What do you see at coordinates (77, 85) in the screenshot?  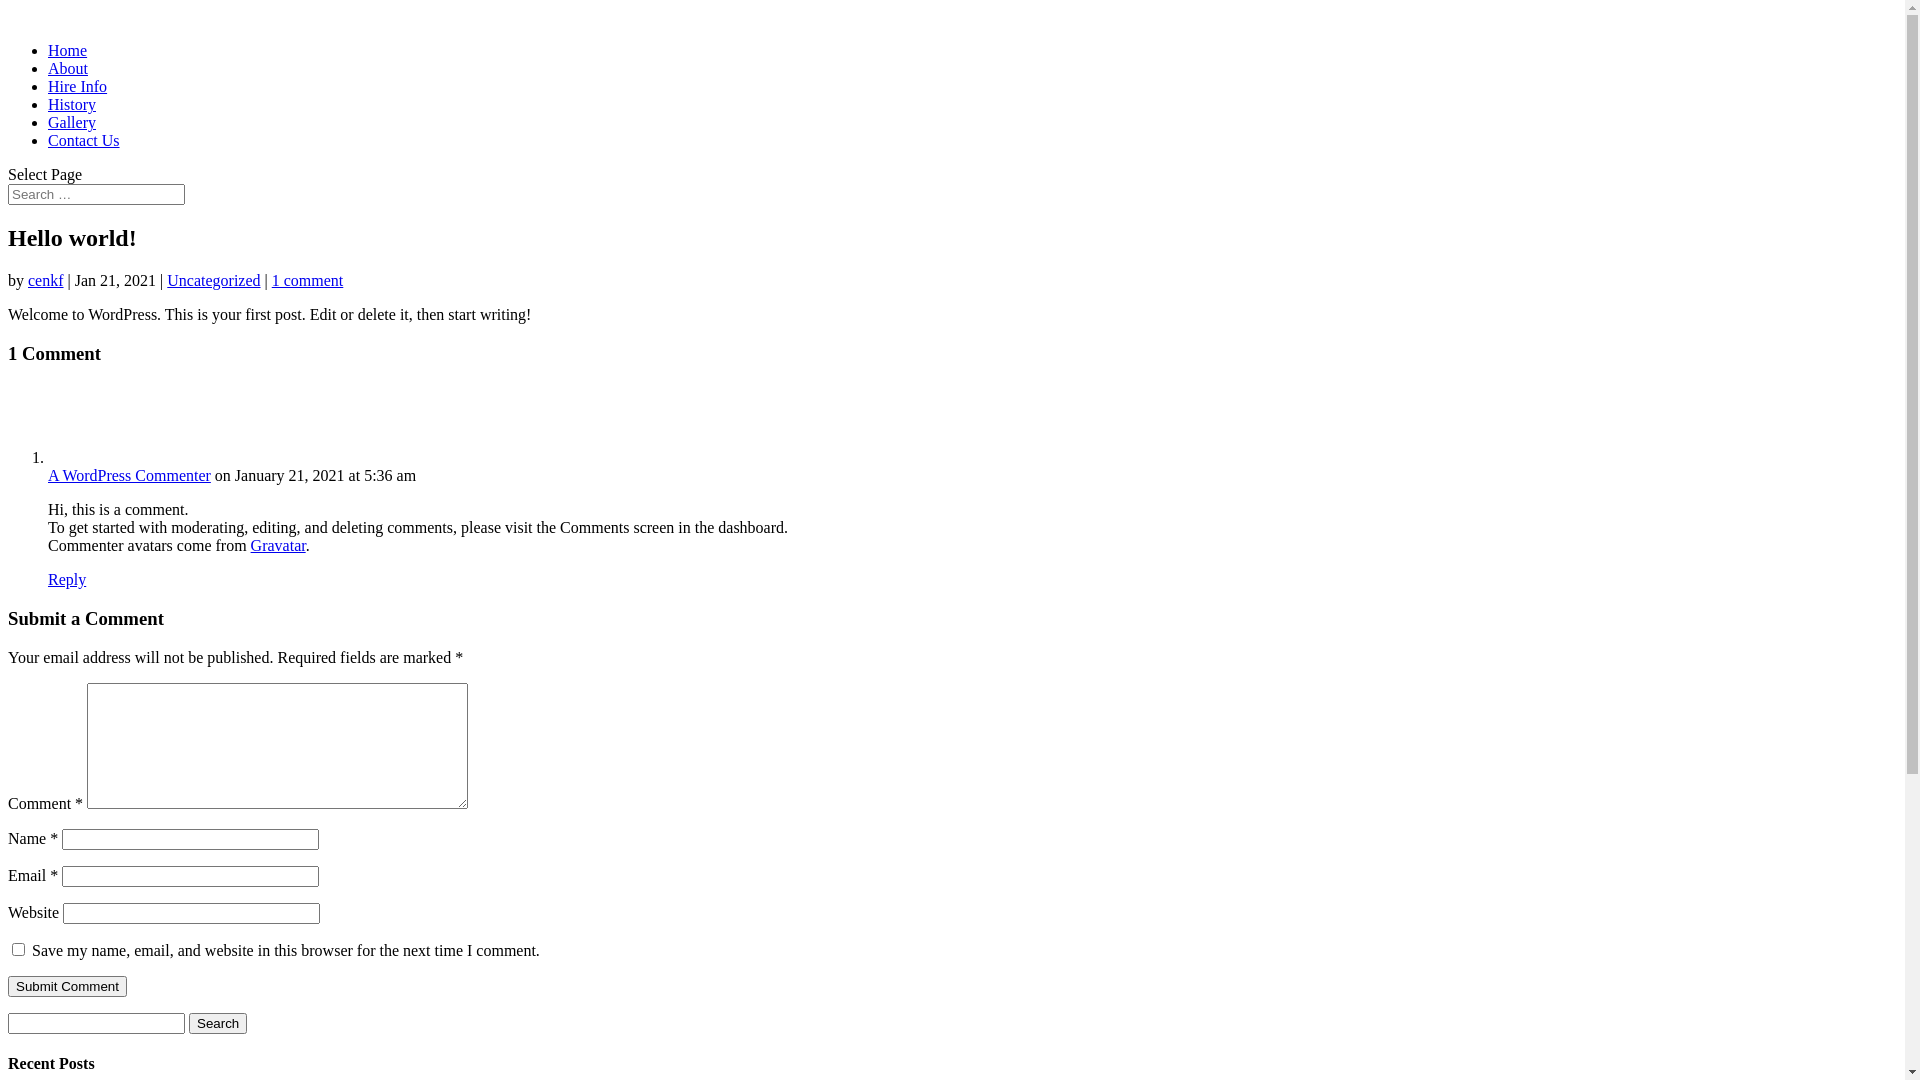 I see `'Hire Info'` at bounding box center [77, 85].